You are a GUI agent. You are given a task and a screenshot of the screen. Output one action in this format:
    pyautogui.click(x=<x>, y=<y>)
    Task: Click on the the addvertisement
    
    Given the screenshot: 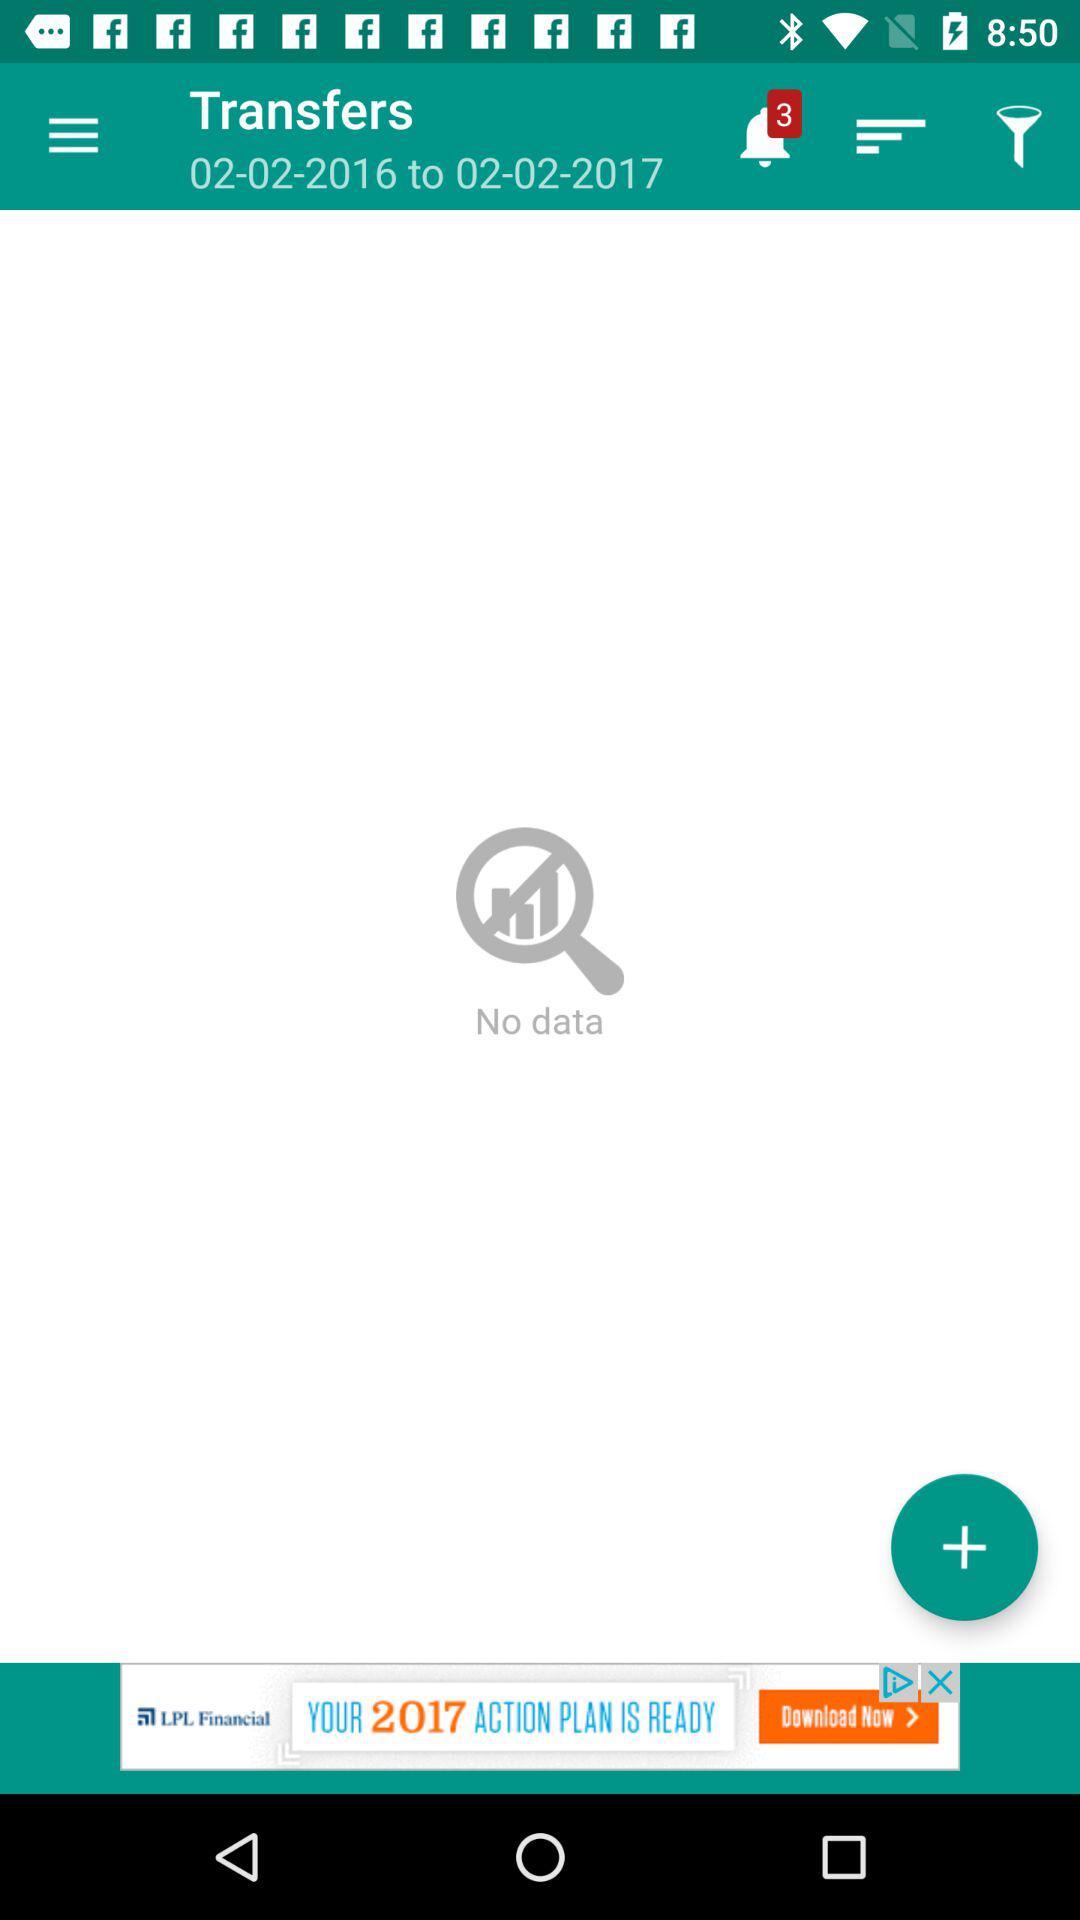 What is the action you would take?
    pyautogui.click(x=540, y=1727)
    